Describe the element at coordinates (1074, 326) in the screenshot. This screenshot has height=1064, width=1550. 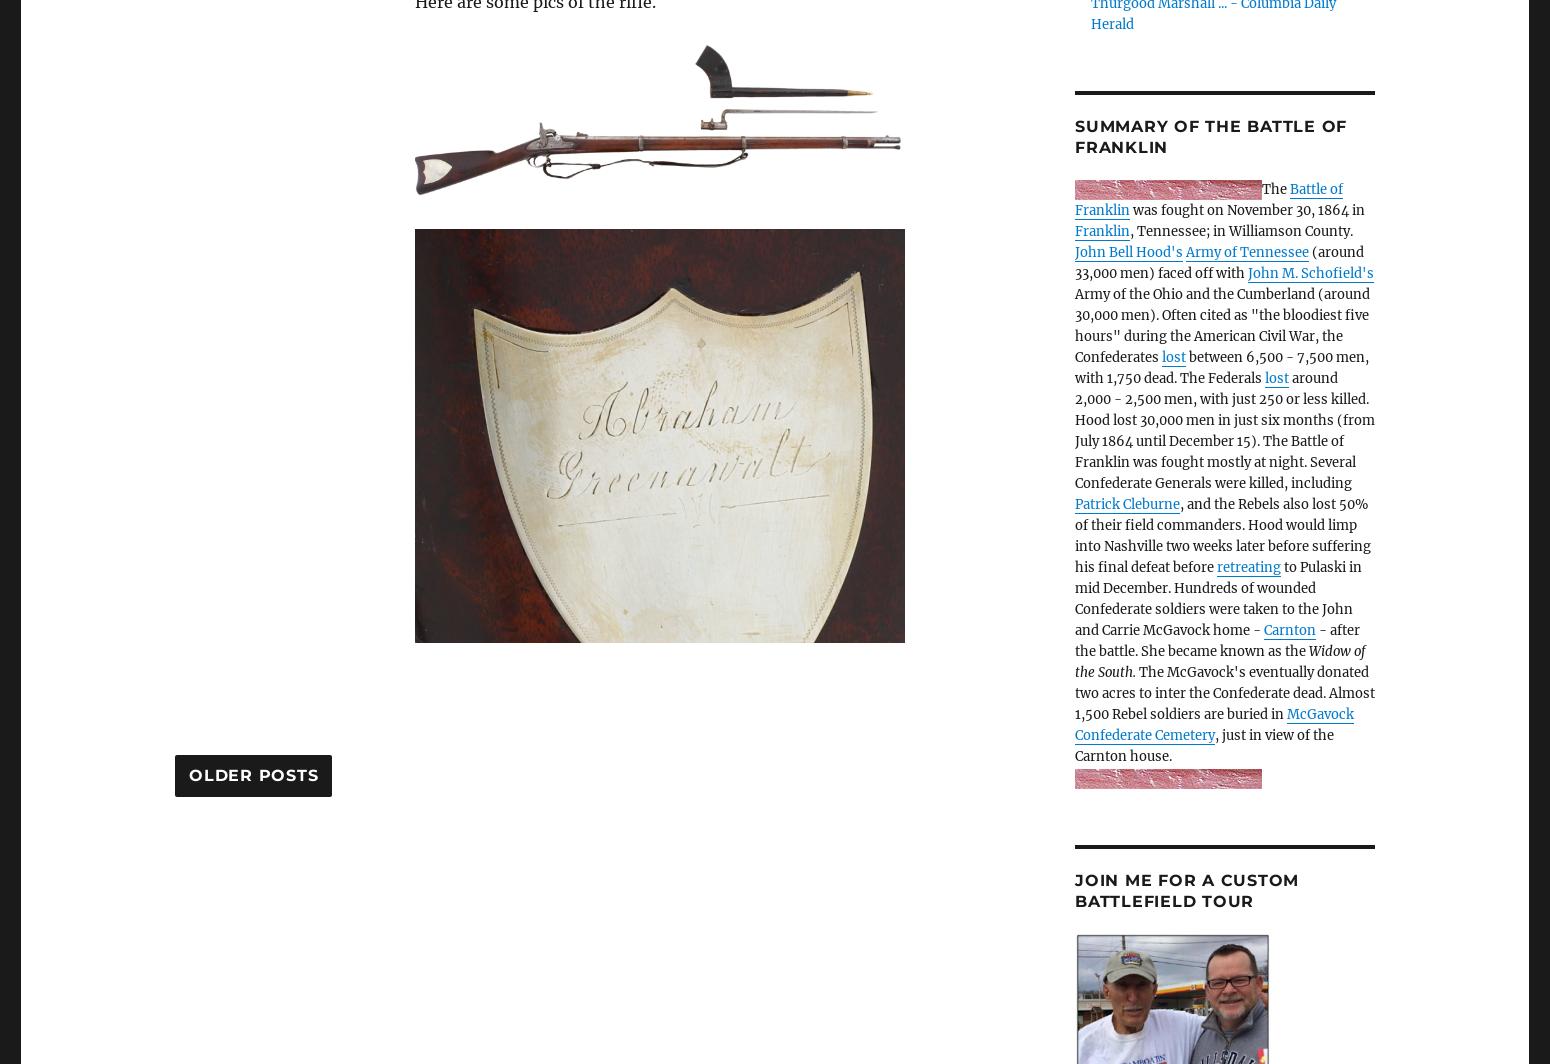
I see `'Army of the Ohio and the Cumberland (around 30,000 men). Often cited as "the bloodiest five hours" during the American Civil War, the Confederates'` at that location.